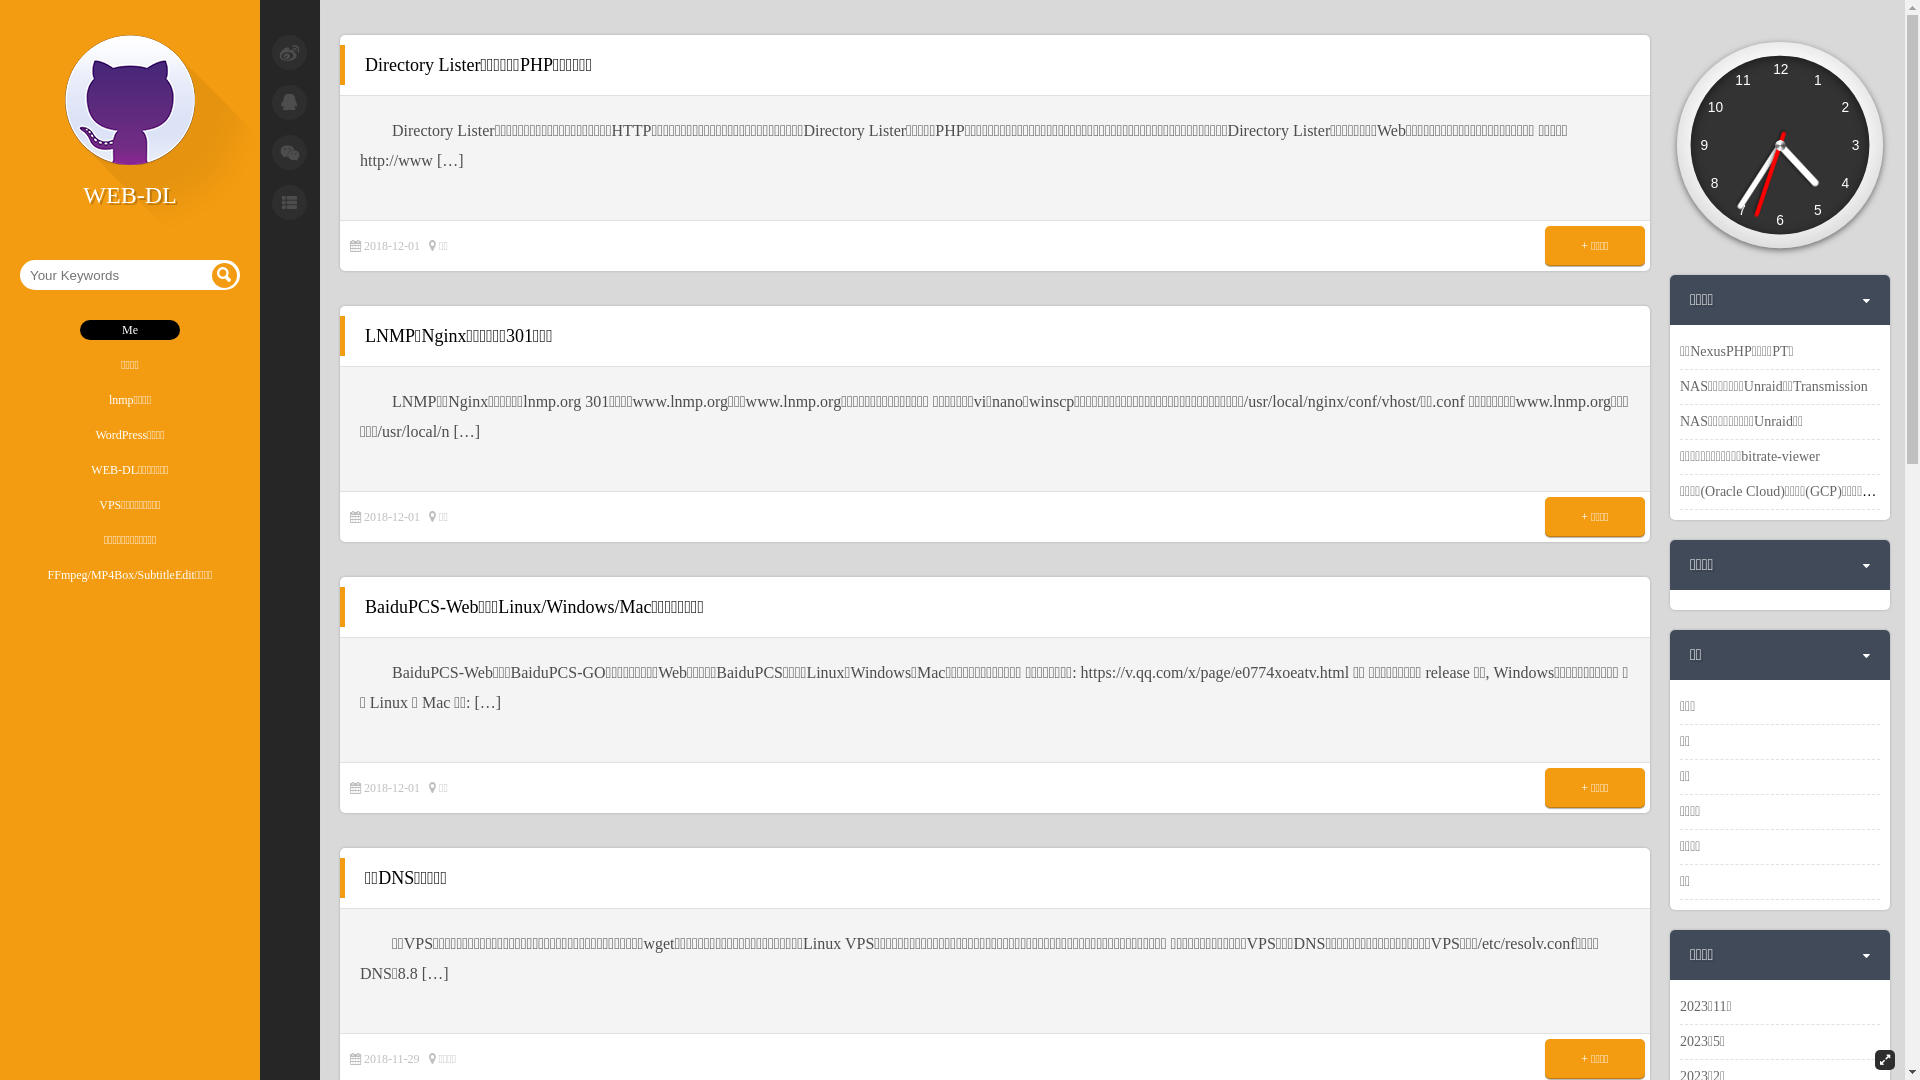 This screenshot has width=1920, height=1080. Describe the element at coordinates (19, 329) in the screenshot. I see `'Me'` at that location.